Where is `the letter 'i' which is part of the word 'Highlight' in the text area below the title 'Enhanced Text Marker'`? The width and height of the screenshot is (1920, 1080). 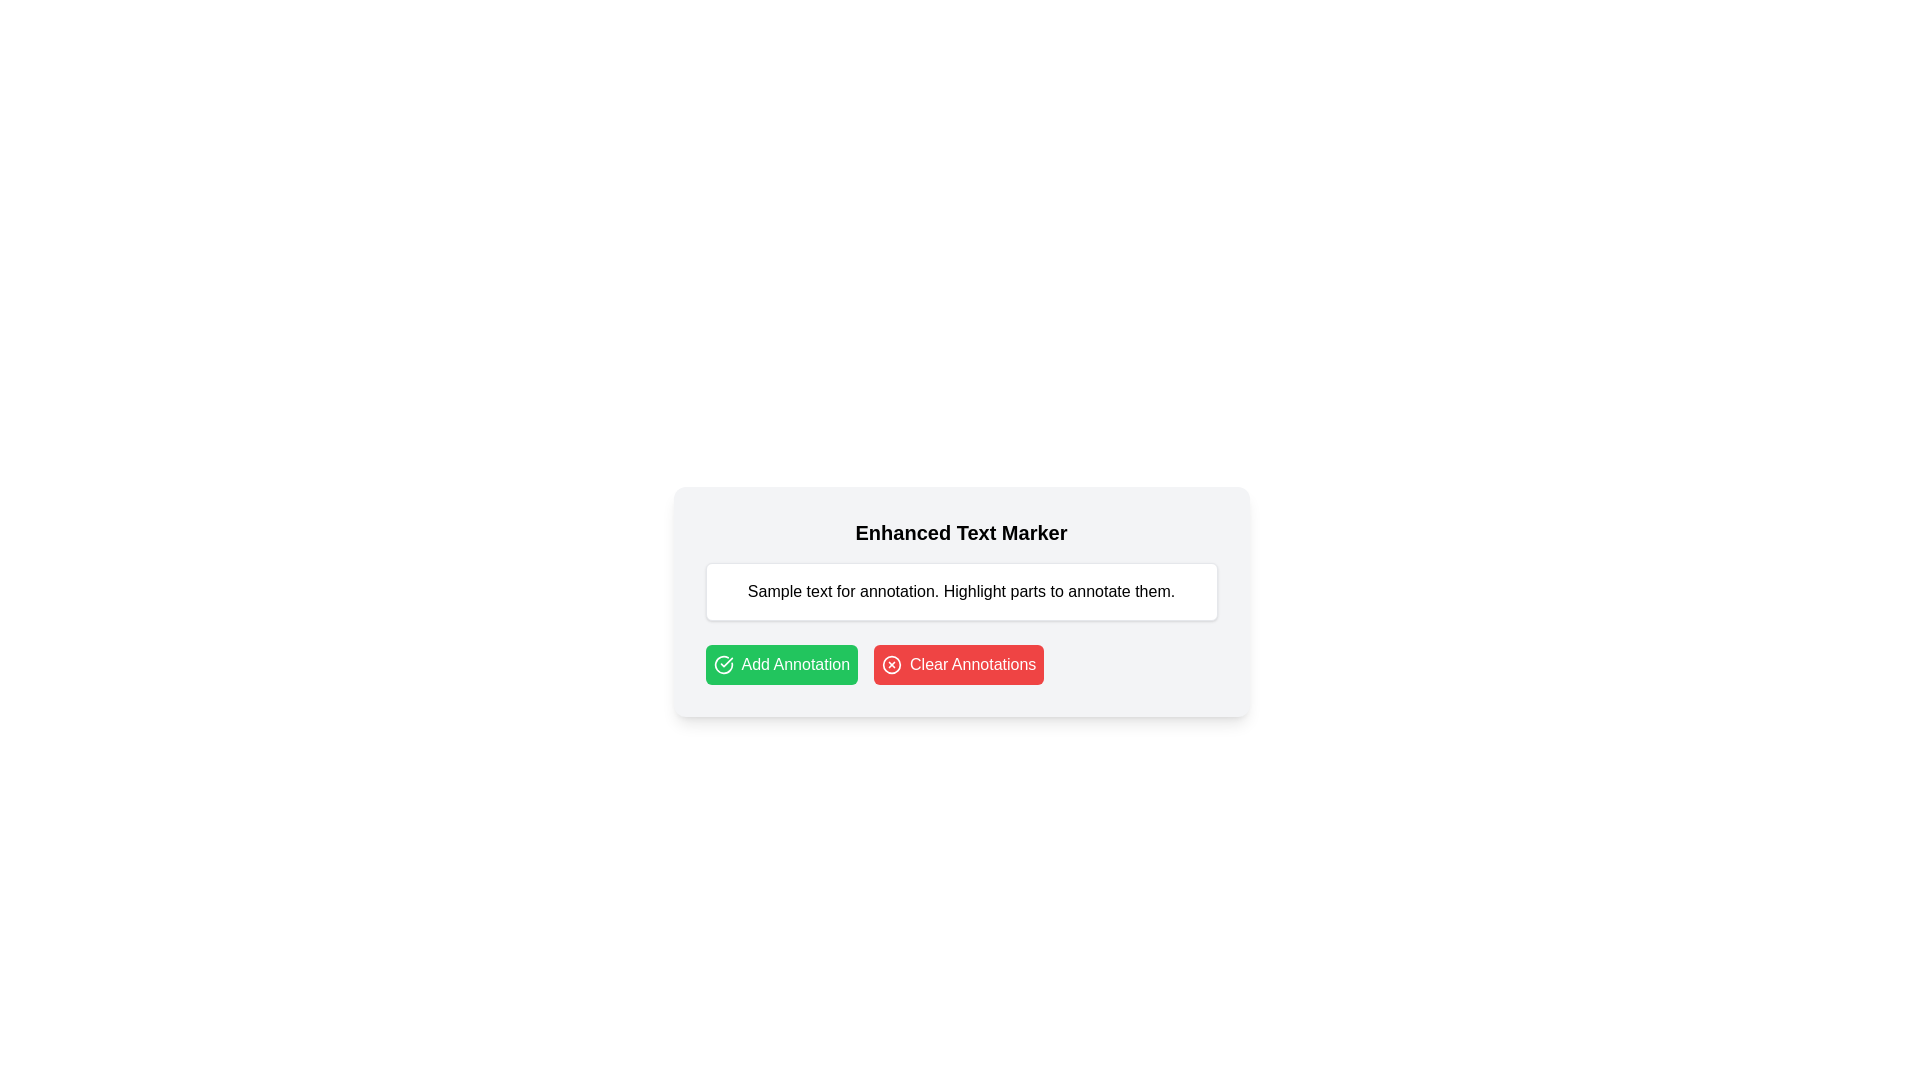
the letter 'i' which is part of the word 'Highlight' in the text area below the title 'Enhanced Text Marker' is located at coordinates (956, 590).